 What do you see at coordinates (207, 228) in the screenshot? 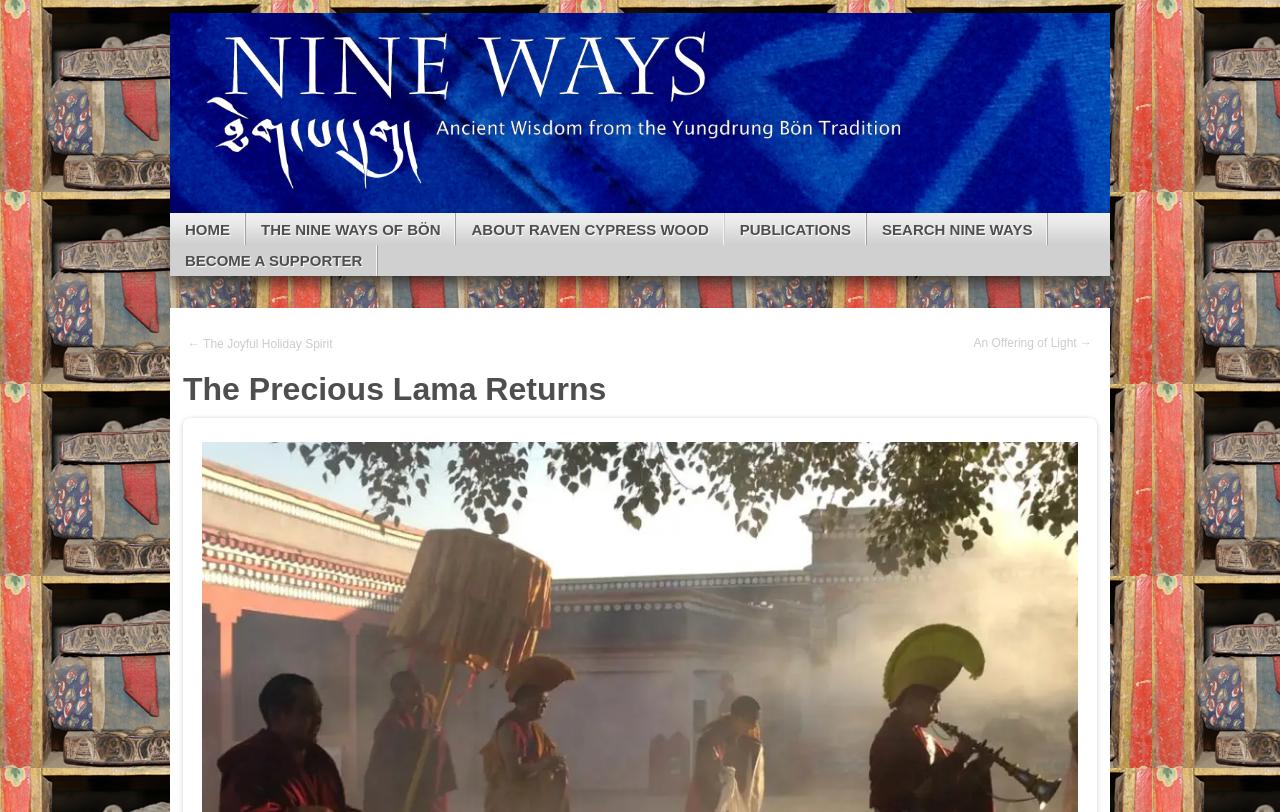
I see `'Home'` at bounding box center [207, 228].